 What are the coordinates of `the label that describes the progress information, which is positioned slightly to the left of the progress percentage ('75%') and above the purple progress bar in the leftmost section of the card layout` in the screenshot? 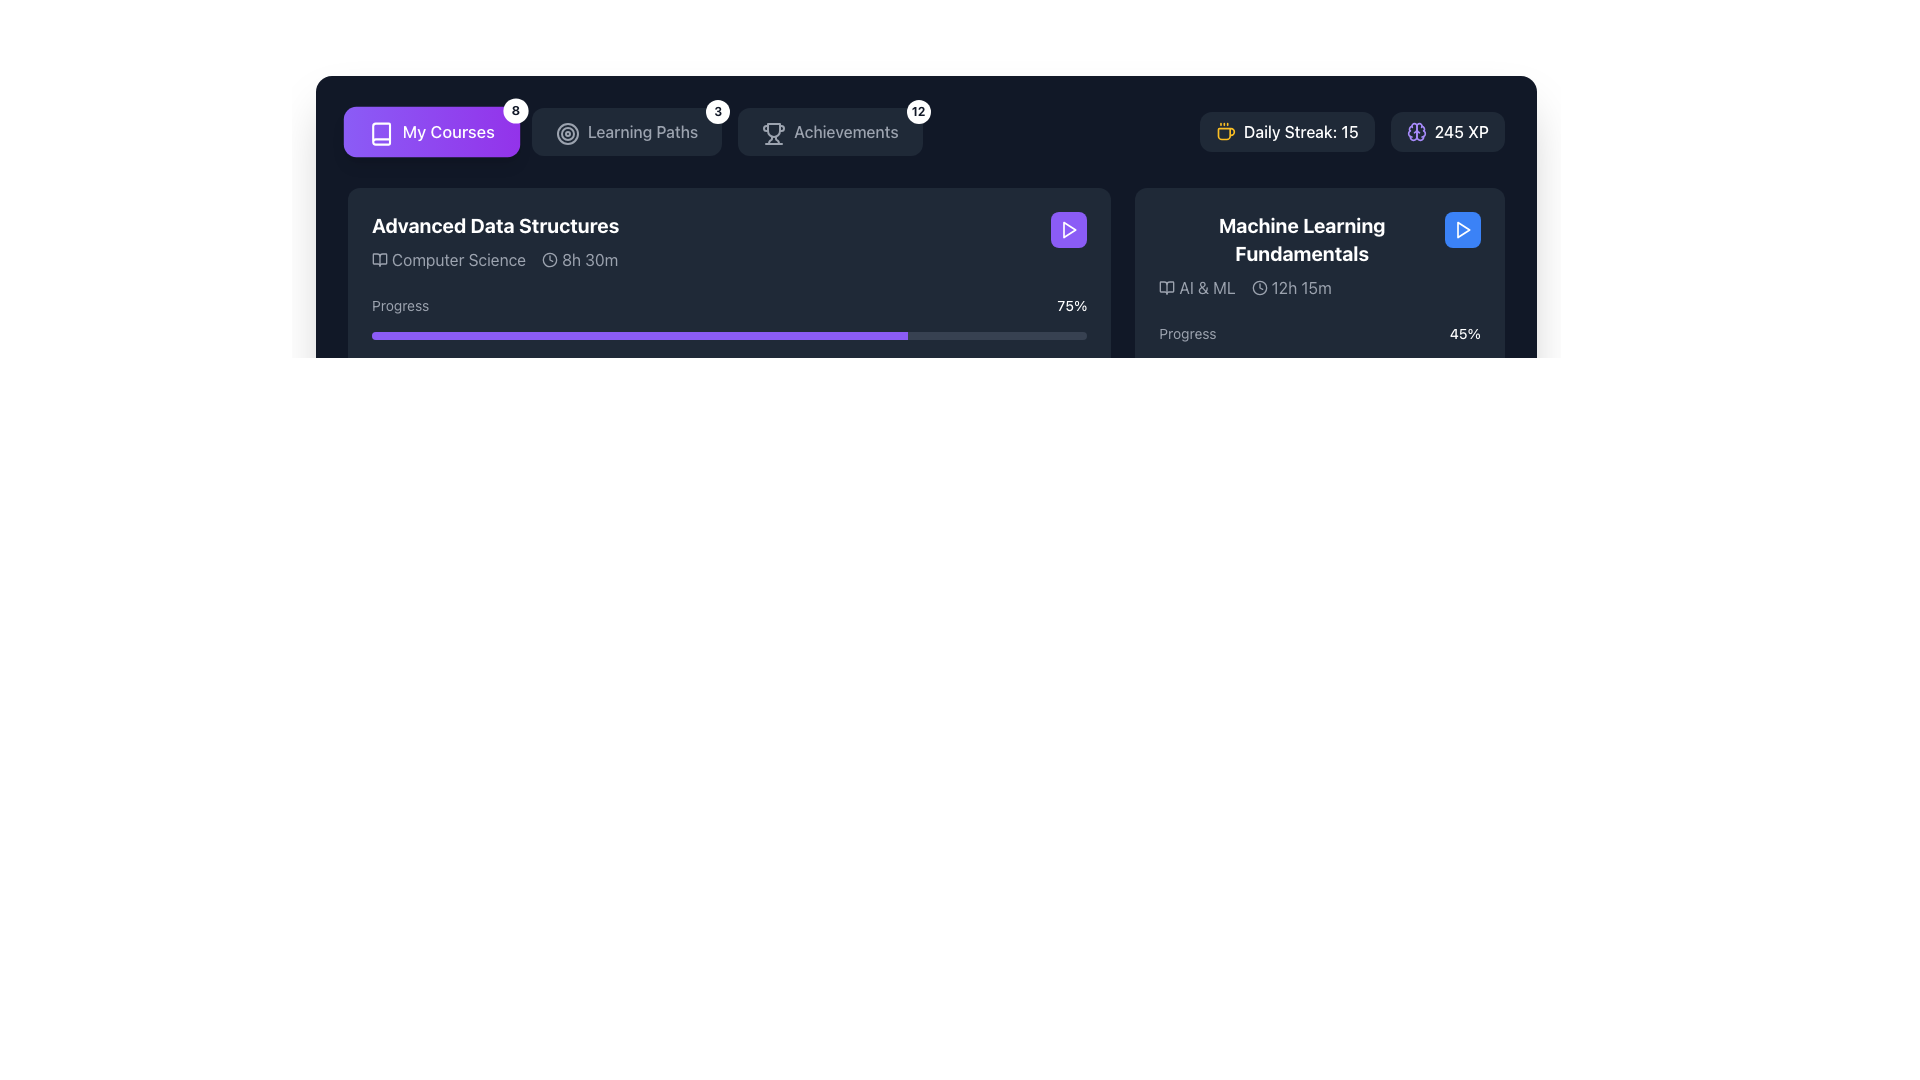 It's located at (400, 305).